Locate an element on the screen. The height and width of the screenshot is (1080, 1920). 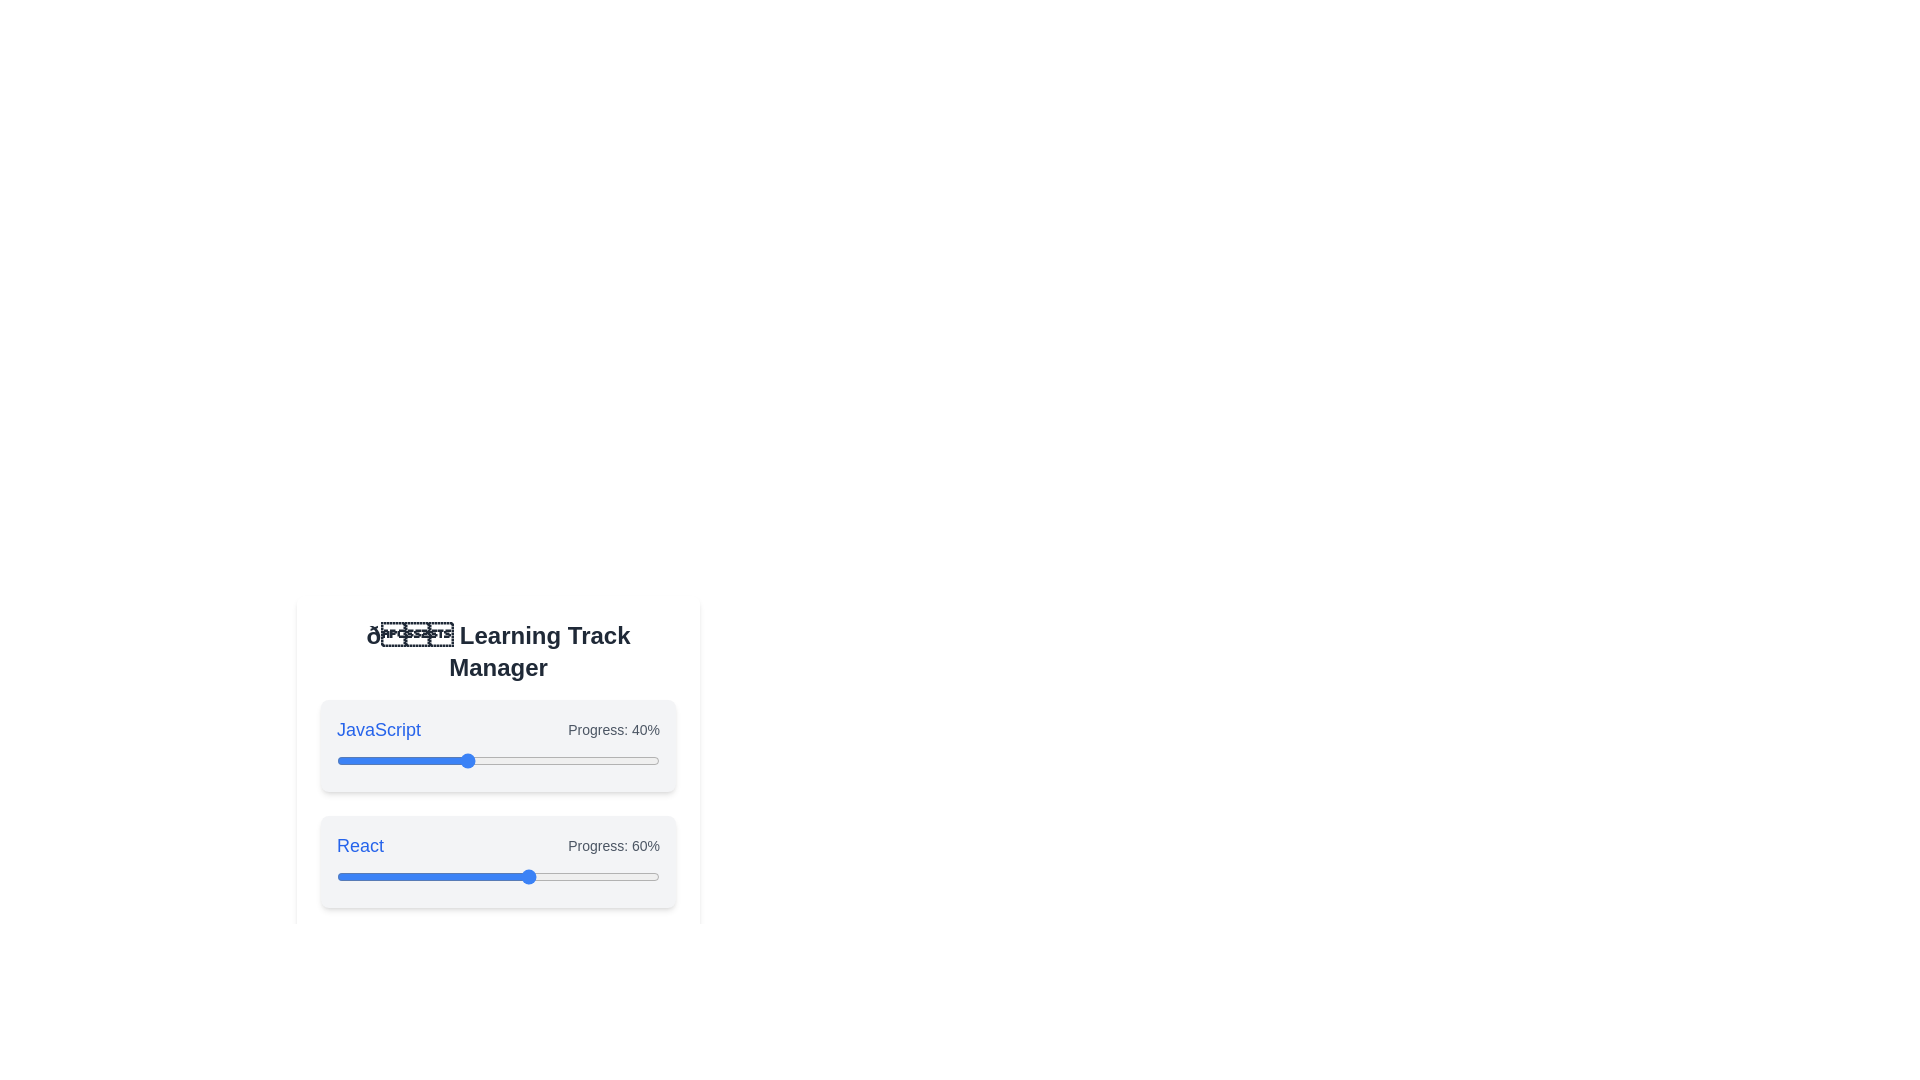
the progress for 'JavaScript' track is located at coordinates (461, 760).